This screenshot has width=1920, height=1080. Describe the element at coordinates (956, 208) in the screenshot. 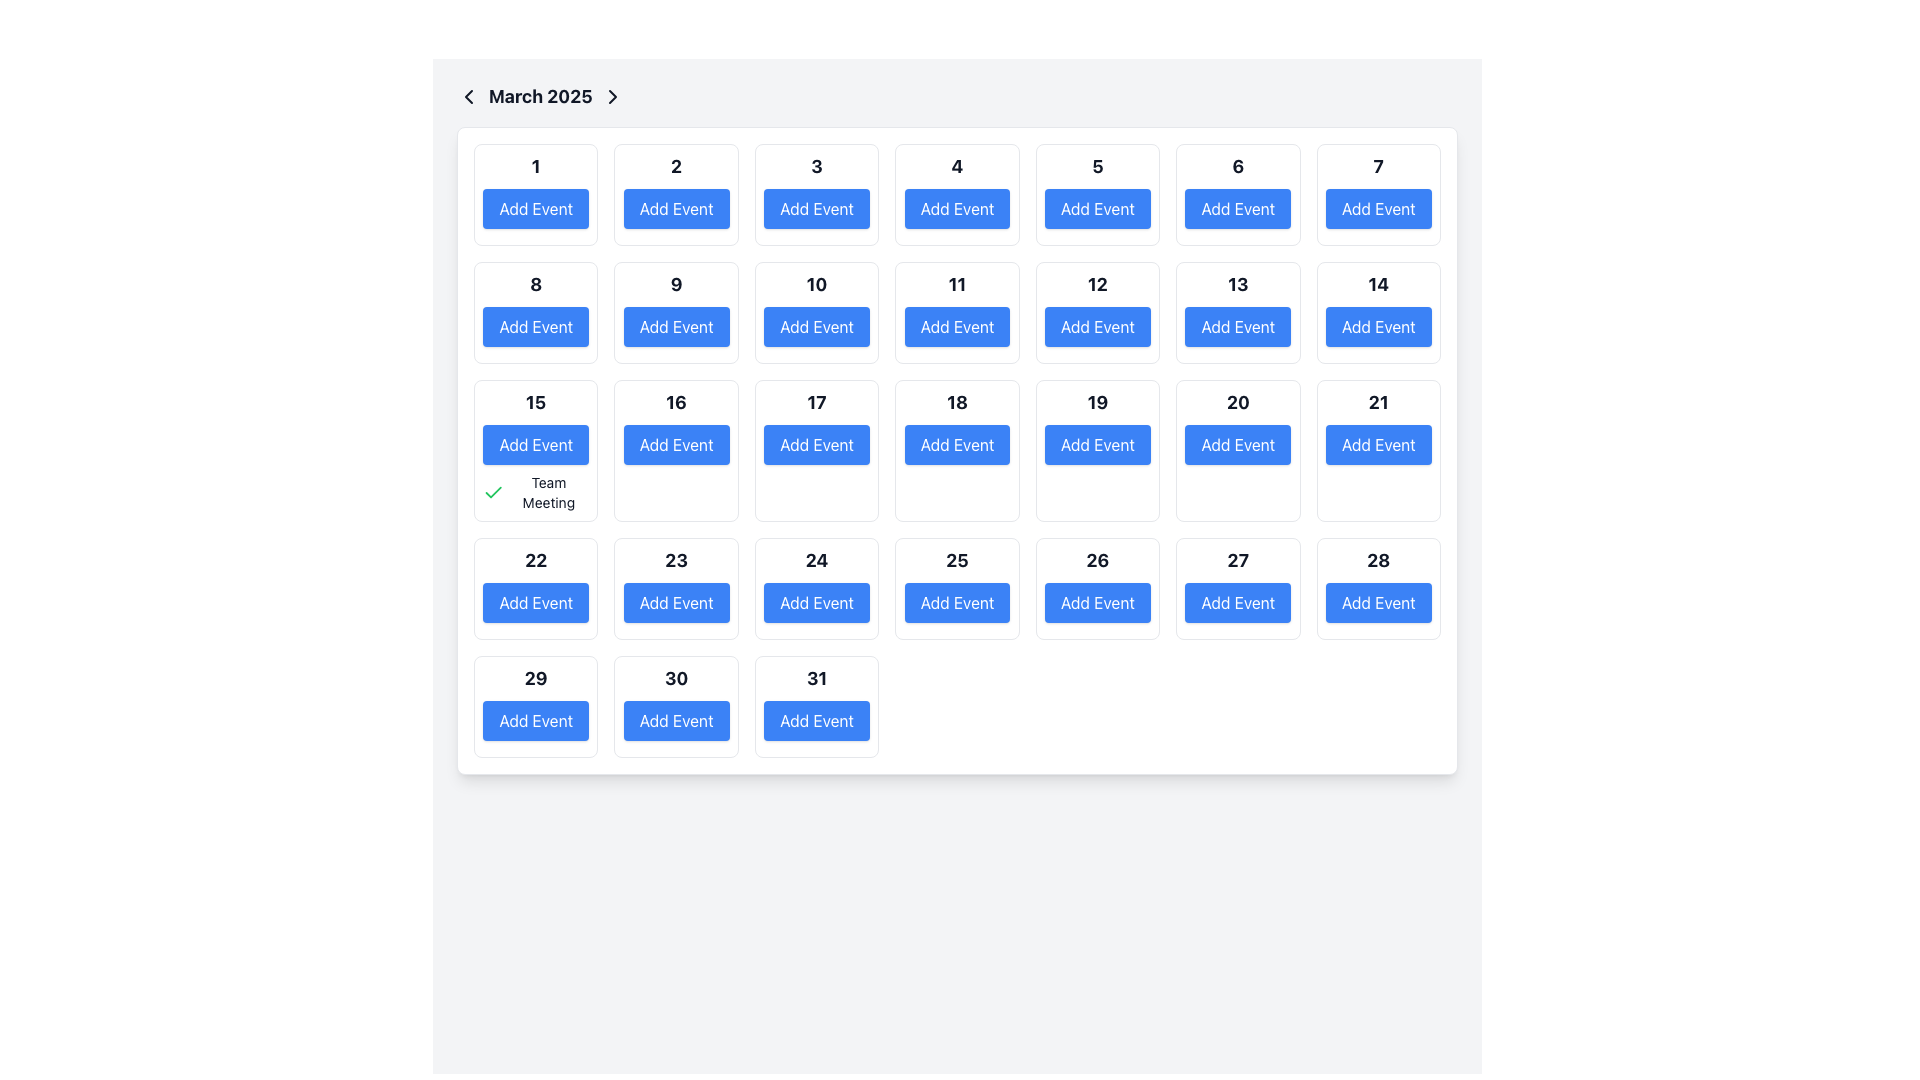

I see `the button located in the calendar grid under the header 'March 2025', in the fourth column and the first row, to initiate an event addition` at that location.